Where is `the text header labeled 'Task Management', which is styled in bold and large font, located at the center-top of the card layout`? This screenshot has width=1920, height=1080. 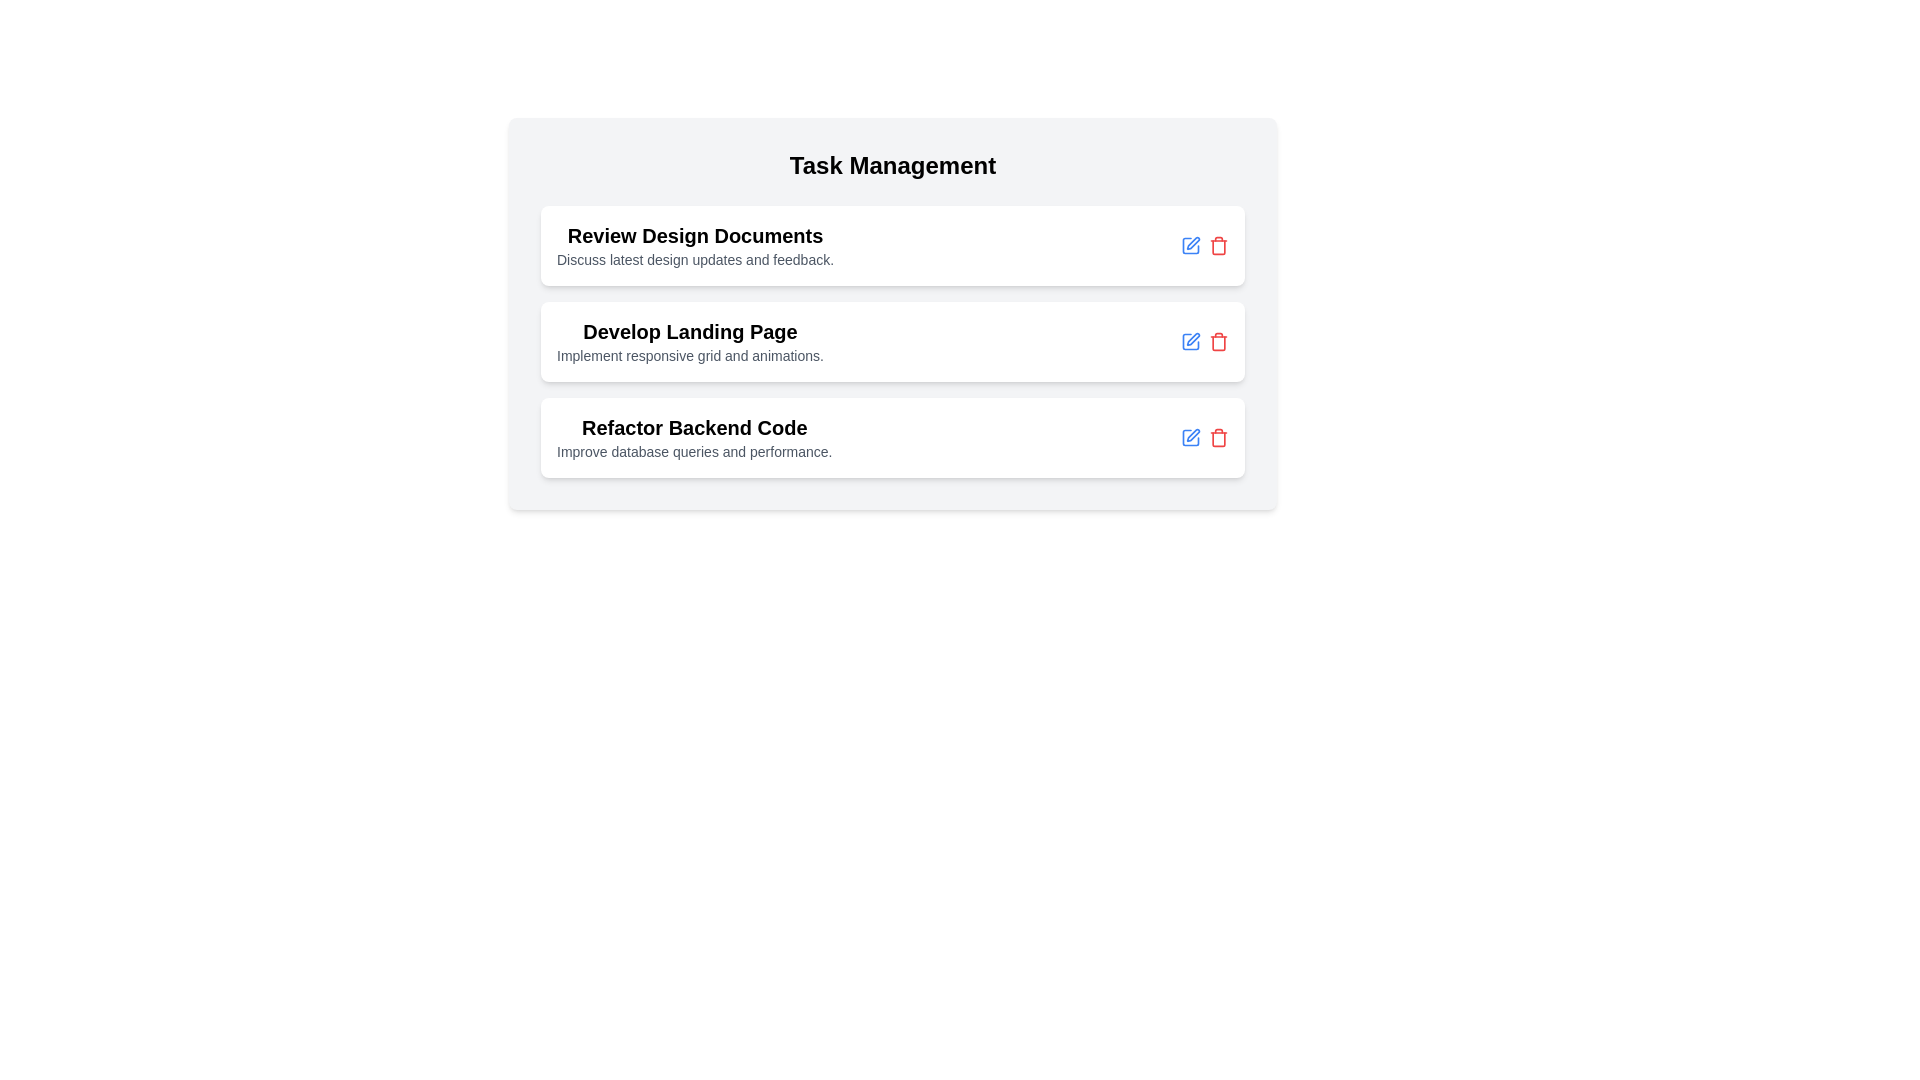 the text header labeled 'Task Management', which is styled in bold and large font, located at the center-top of the card layout is located at coordinates (891, 164).